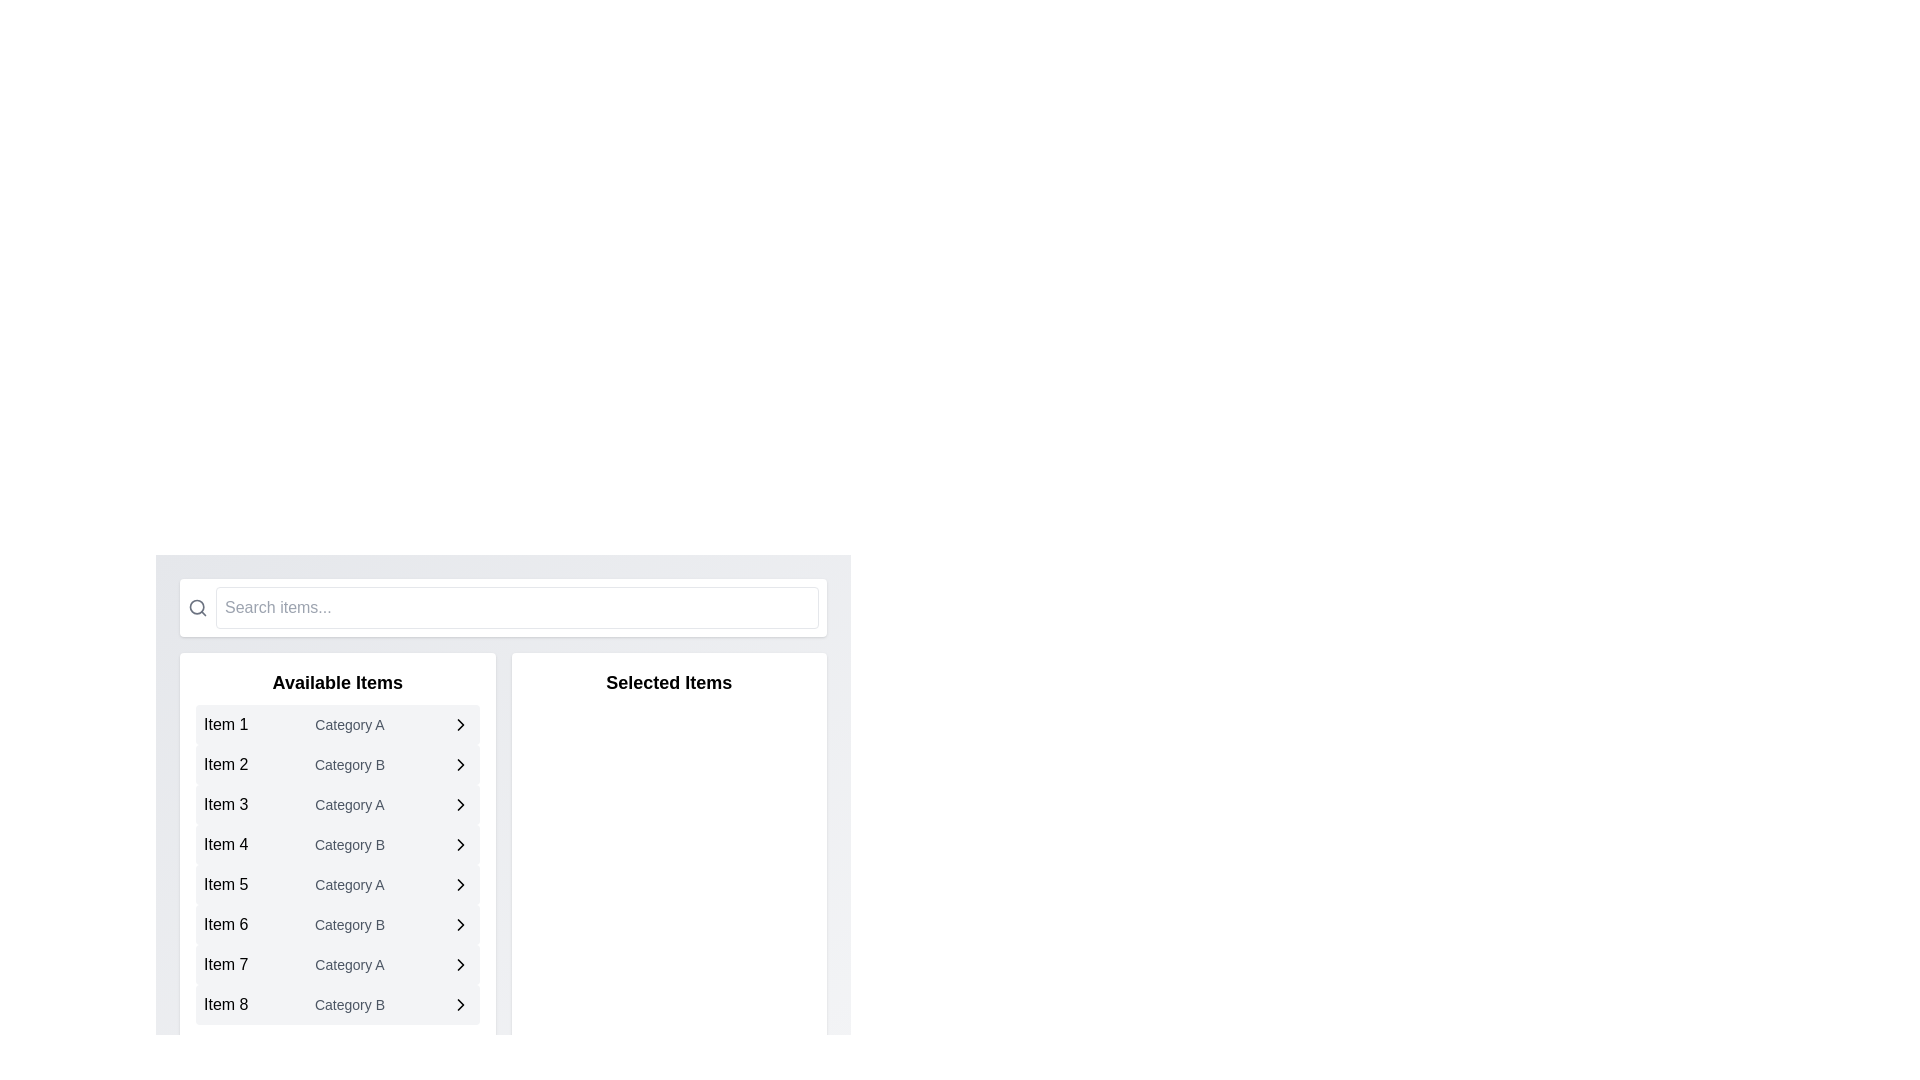 This screenshot has height=1080, width=1920. Describe the element at coordinates (337, 1005) in the screenshot. I see `the selectable list item for 'Item 8' in 'Category B'` at that location.